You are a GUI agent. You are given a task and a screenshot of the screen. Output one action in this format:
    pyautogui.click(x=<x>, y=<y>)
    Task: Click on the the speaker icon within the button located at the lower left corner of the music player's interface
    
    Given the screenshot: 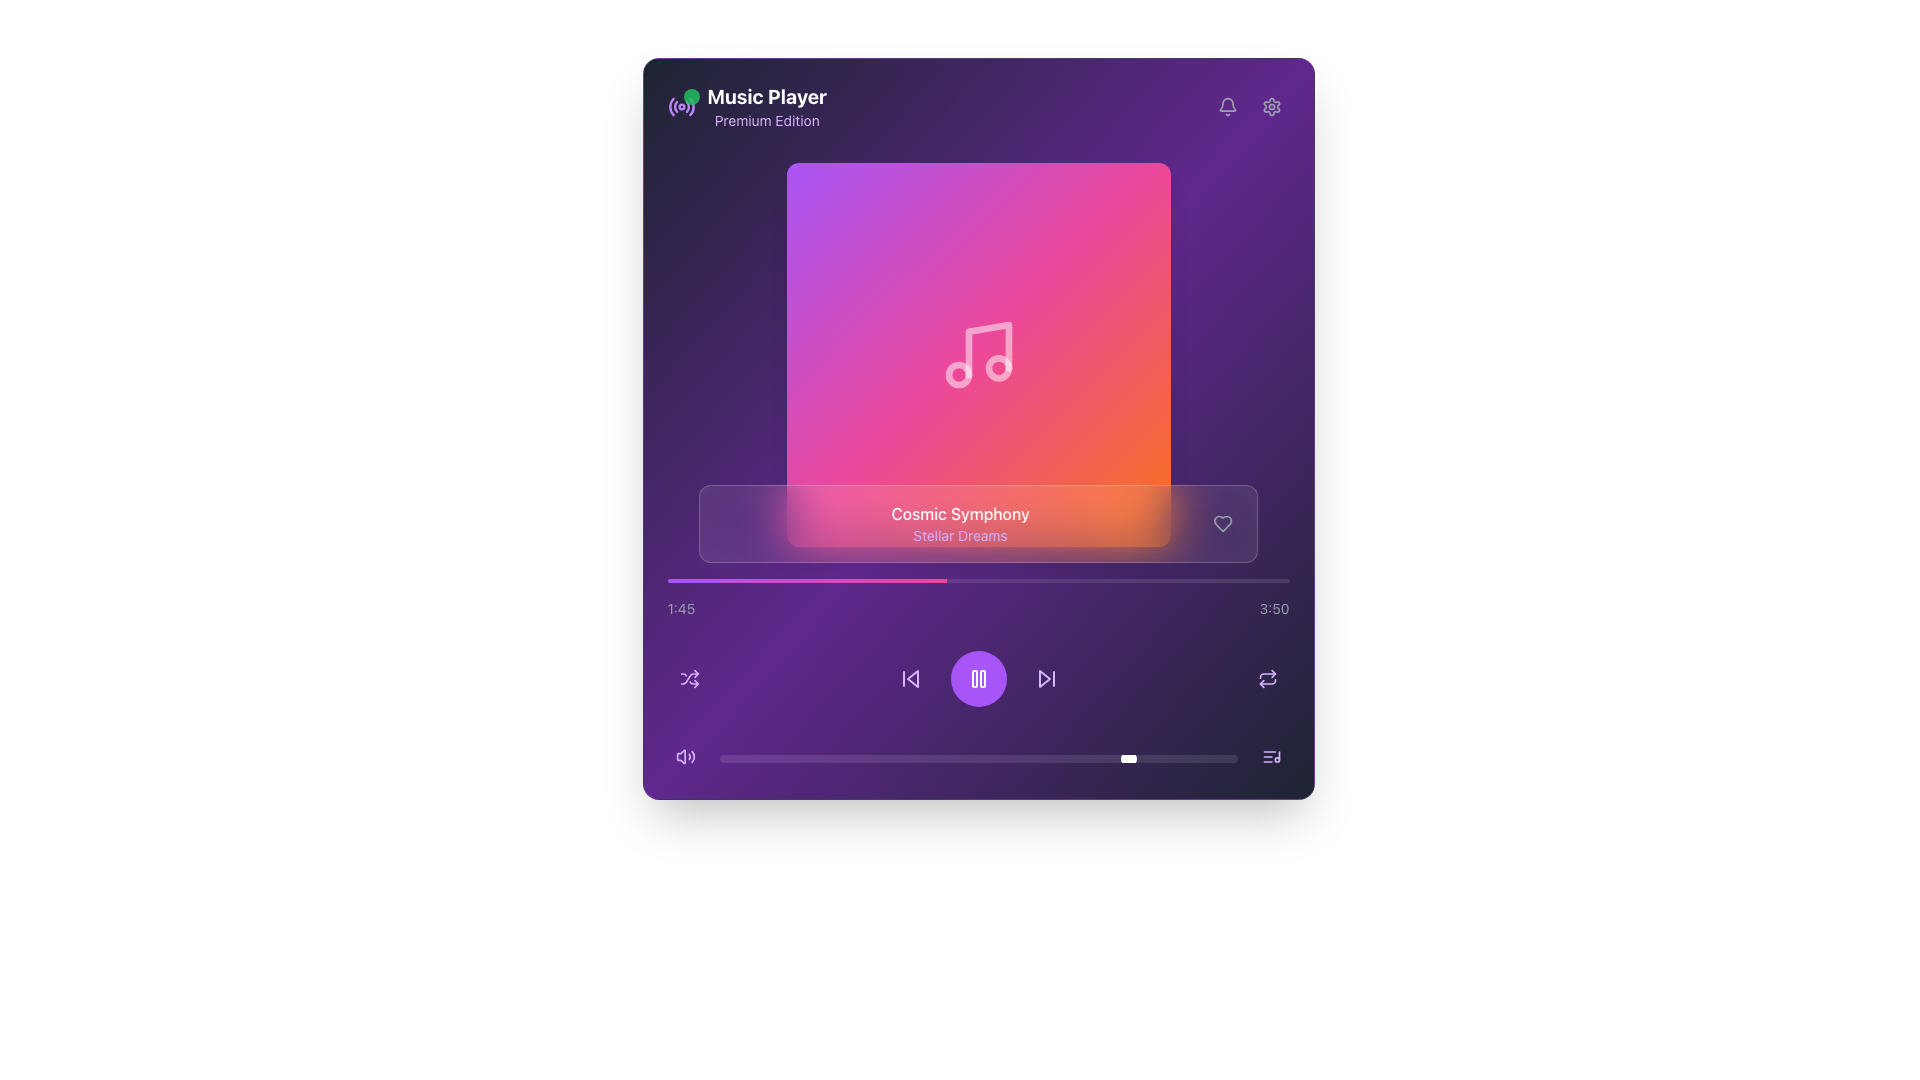 What is the action you would take?
    pyautogui.click(x=685, y=756)
    